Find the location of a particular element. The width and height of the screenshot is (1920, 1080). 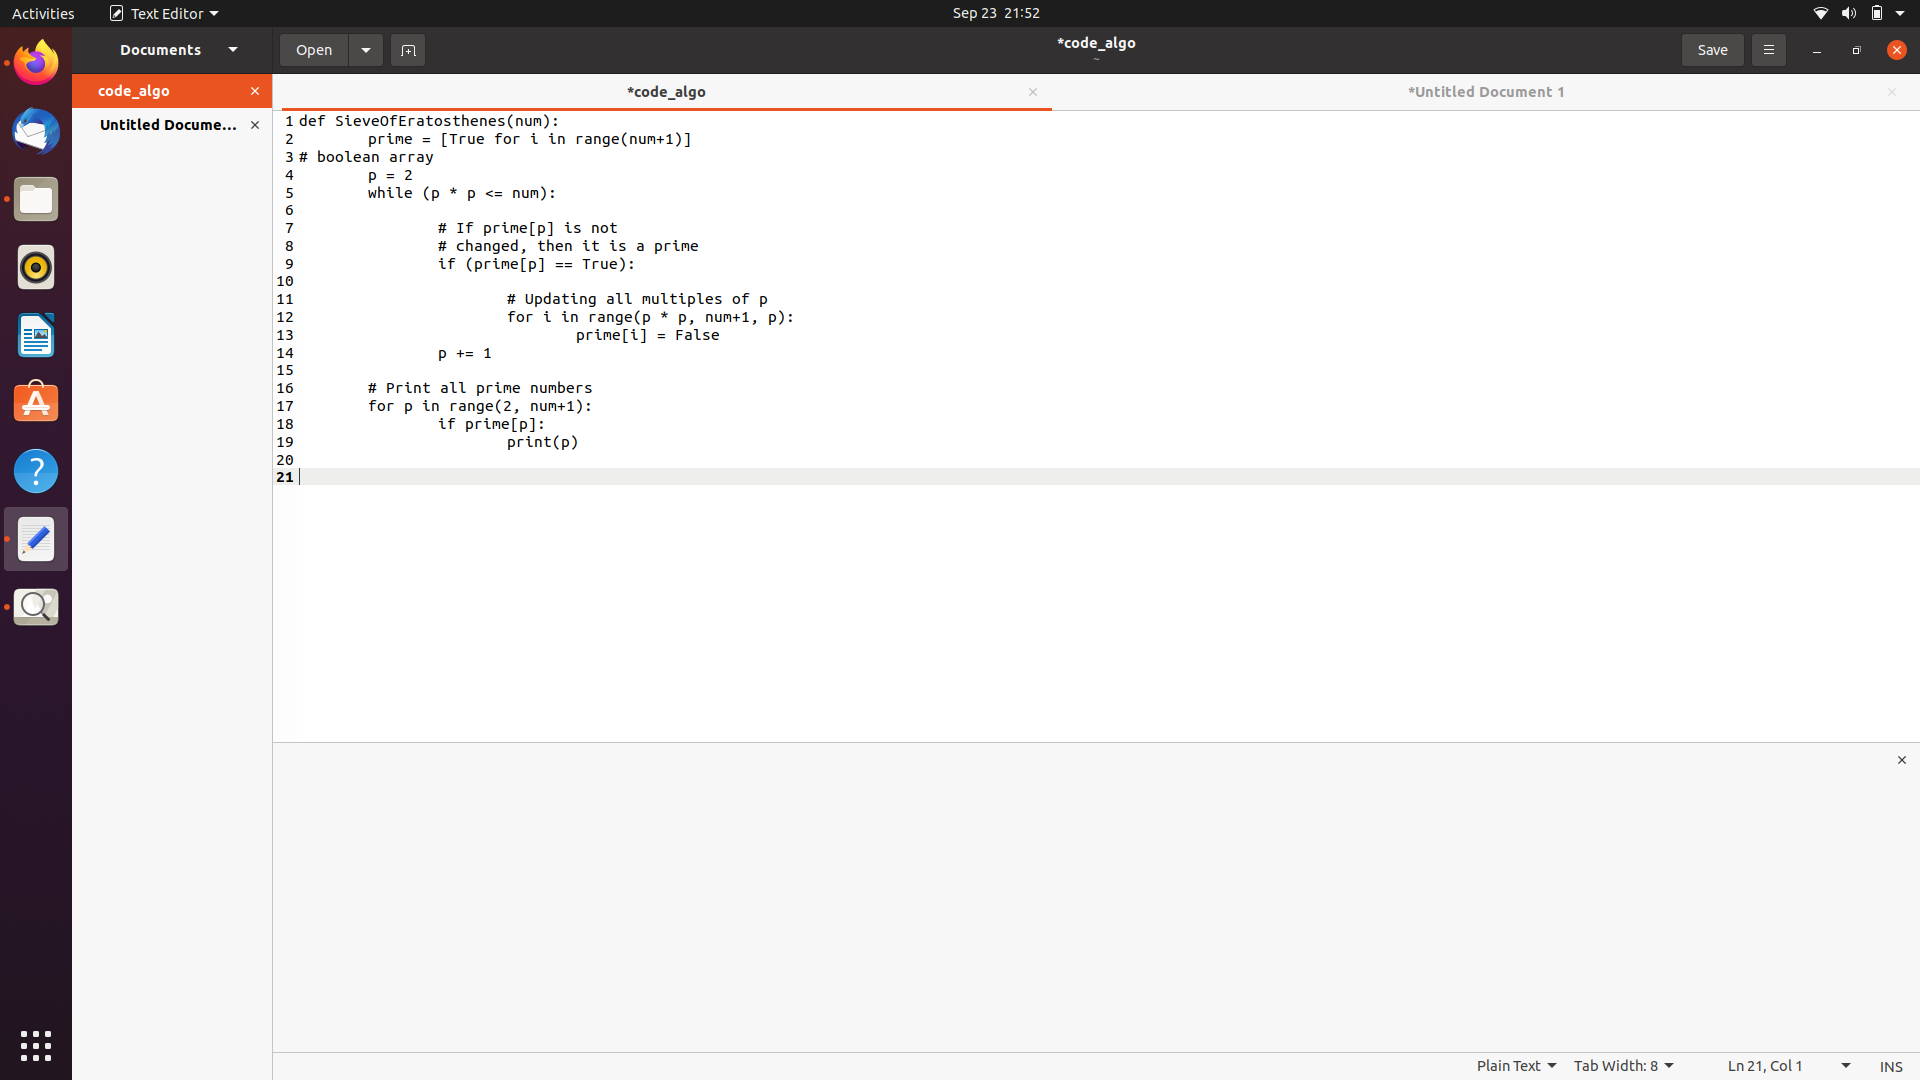

Terminate the code_algo document via the orange dashboard is located at coordinates (257, 92).